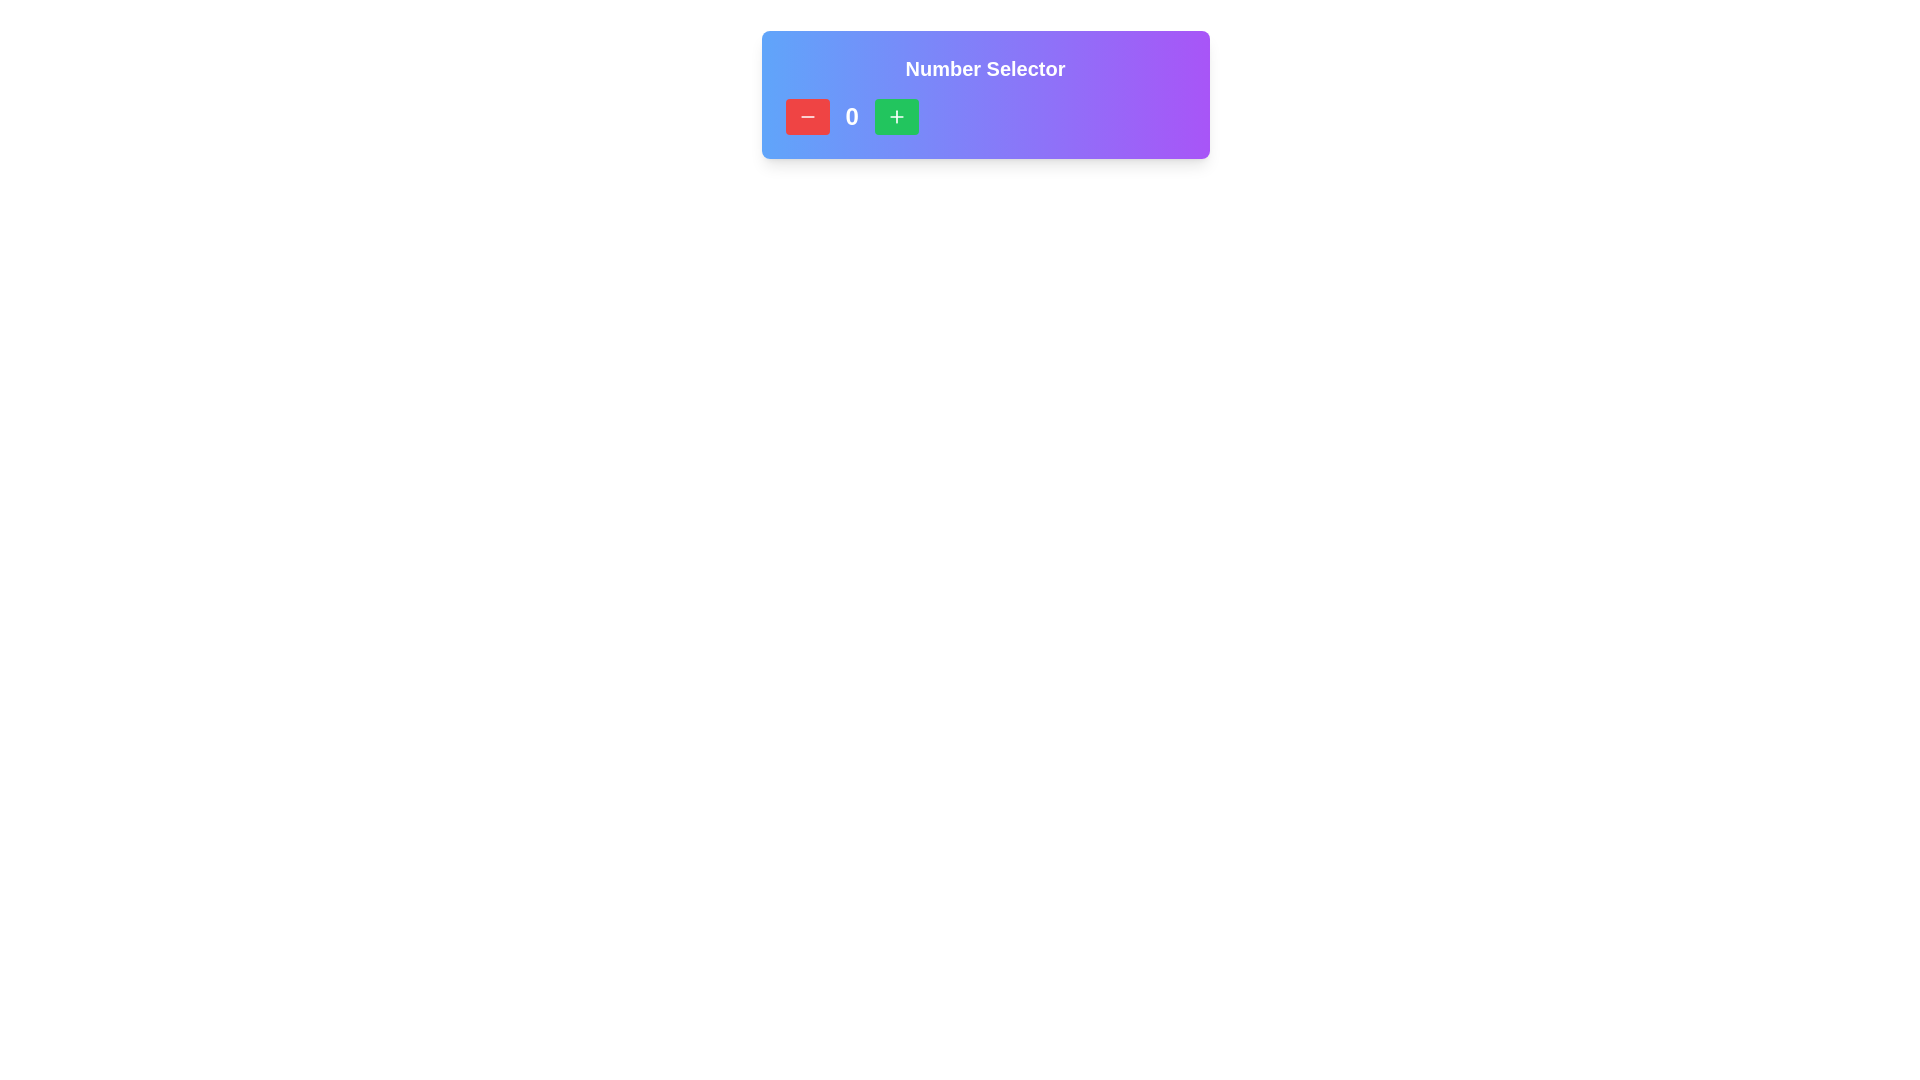 The image size is (1920, 1080). What do you see at coordinates (852, 116) in the screenshot?
I see `the text label displaying the numeral '0' which is centrally located between a red minus button and a green plus button` at bounding box center [852, 116].